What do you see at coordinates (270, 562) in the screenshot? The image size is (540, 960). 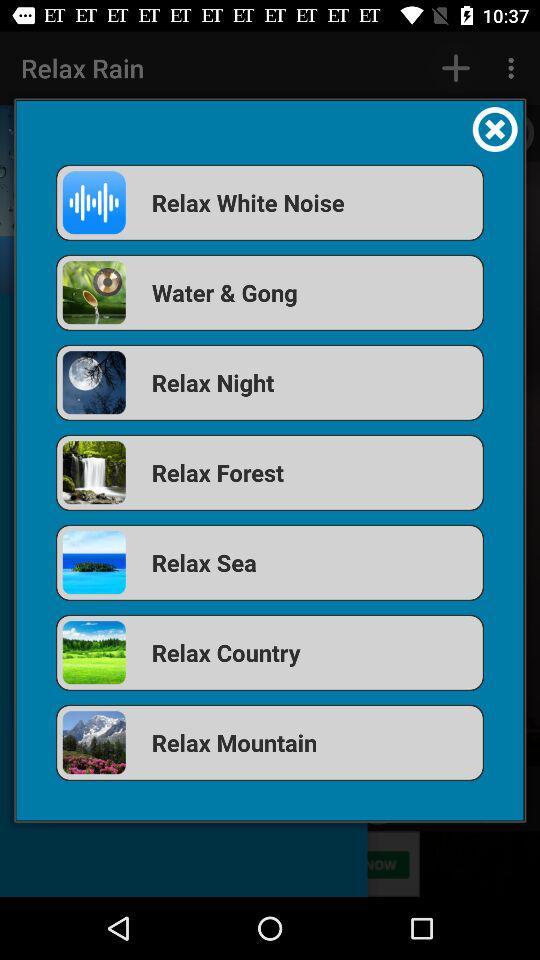 I see `item above the relax country item` at bounding box center [270, 562].